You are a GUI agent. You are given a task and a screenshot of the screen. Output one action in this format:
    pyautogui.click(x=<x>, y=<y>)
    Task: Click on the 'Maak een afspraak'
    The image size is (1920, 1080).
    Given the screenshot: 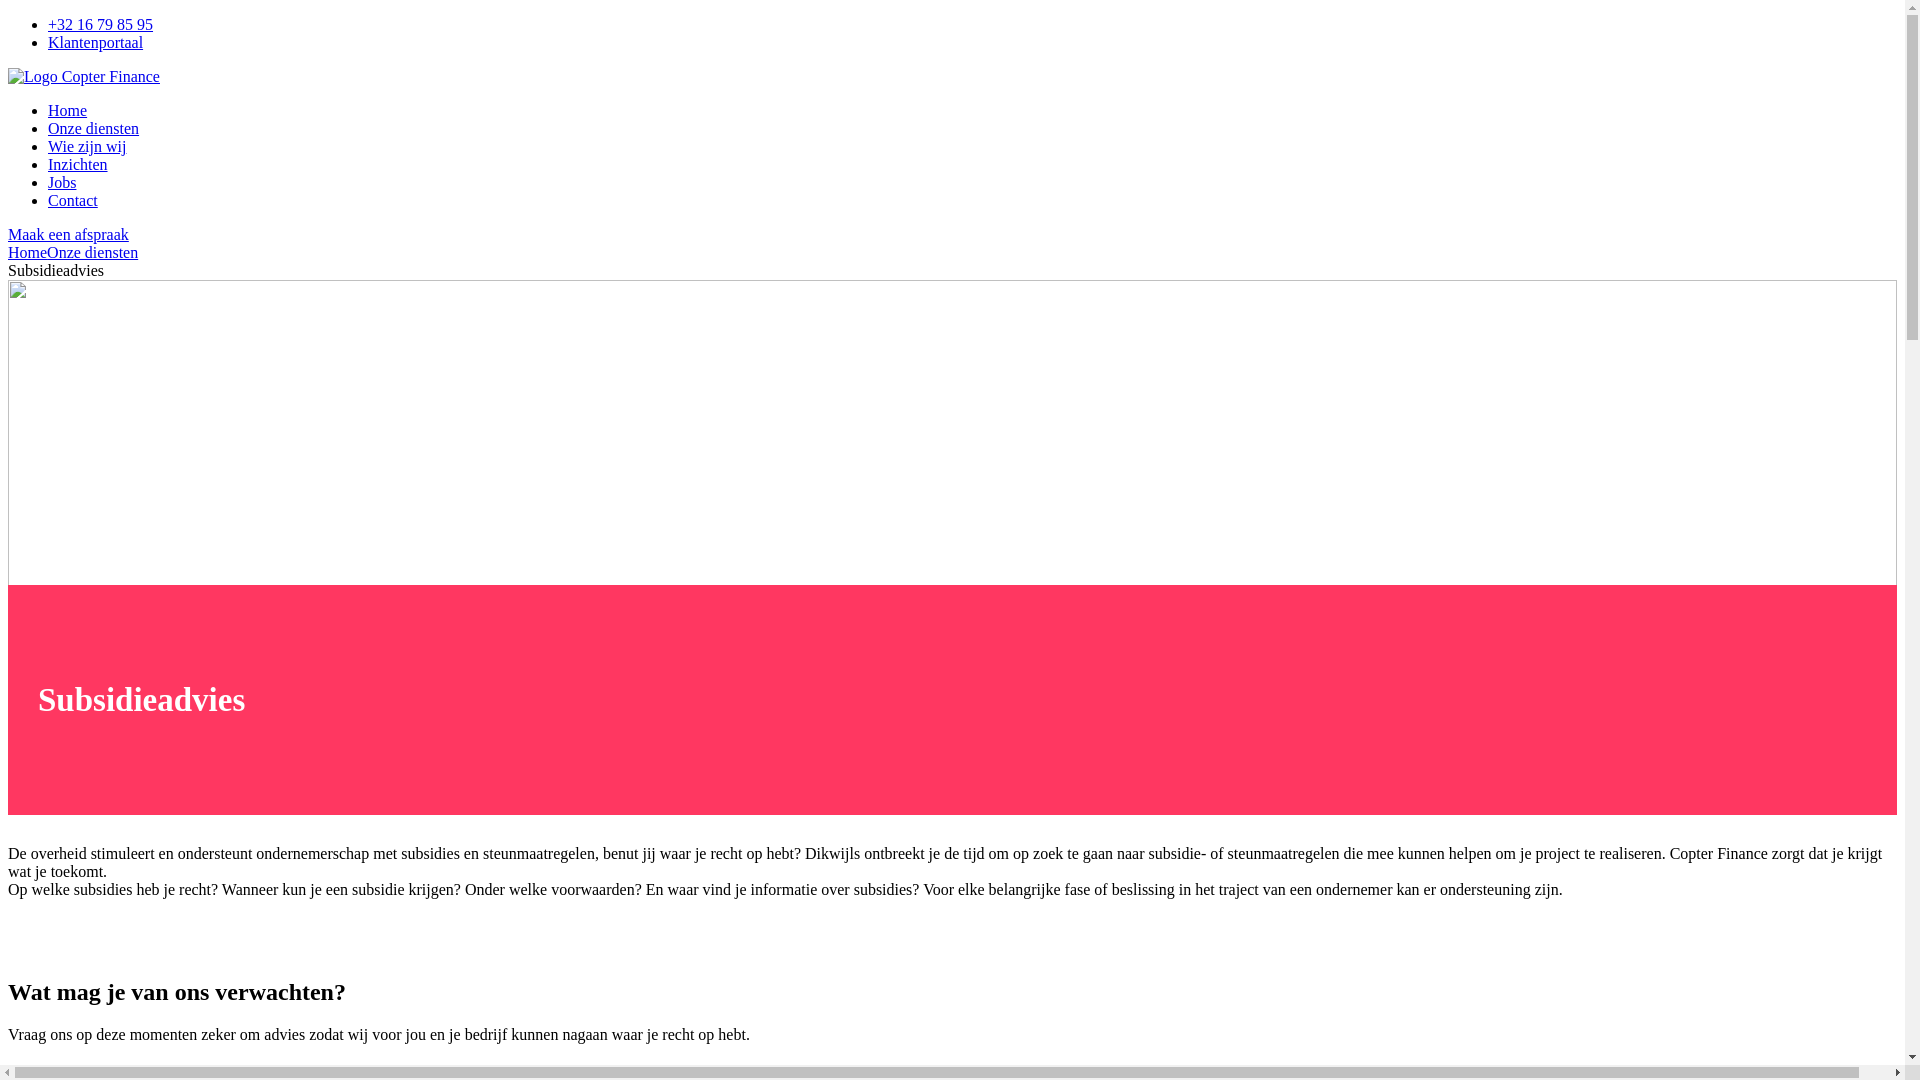 What is the action you would take?
    pyautogui.click(x=68, y=233)
    